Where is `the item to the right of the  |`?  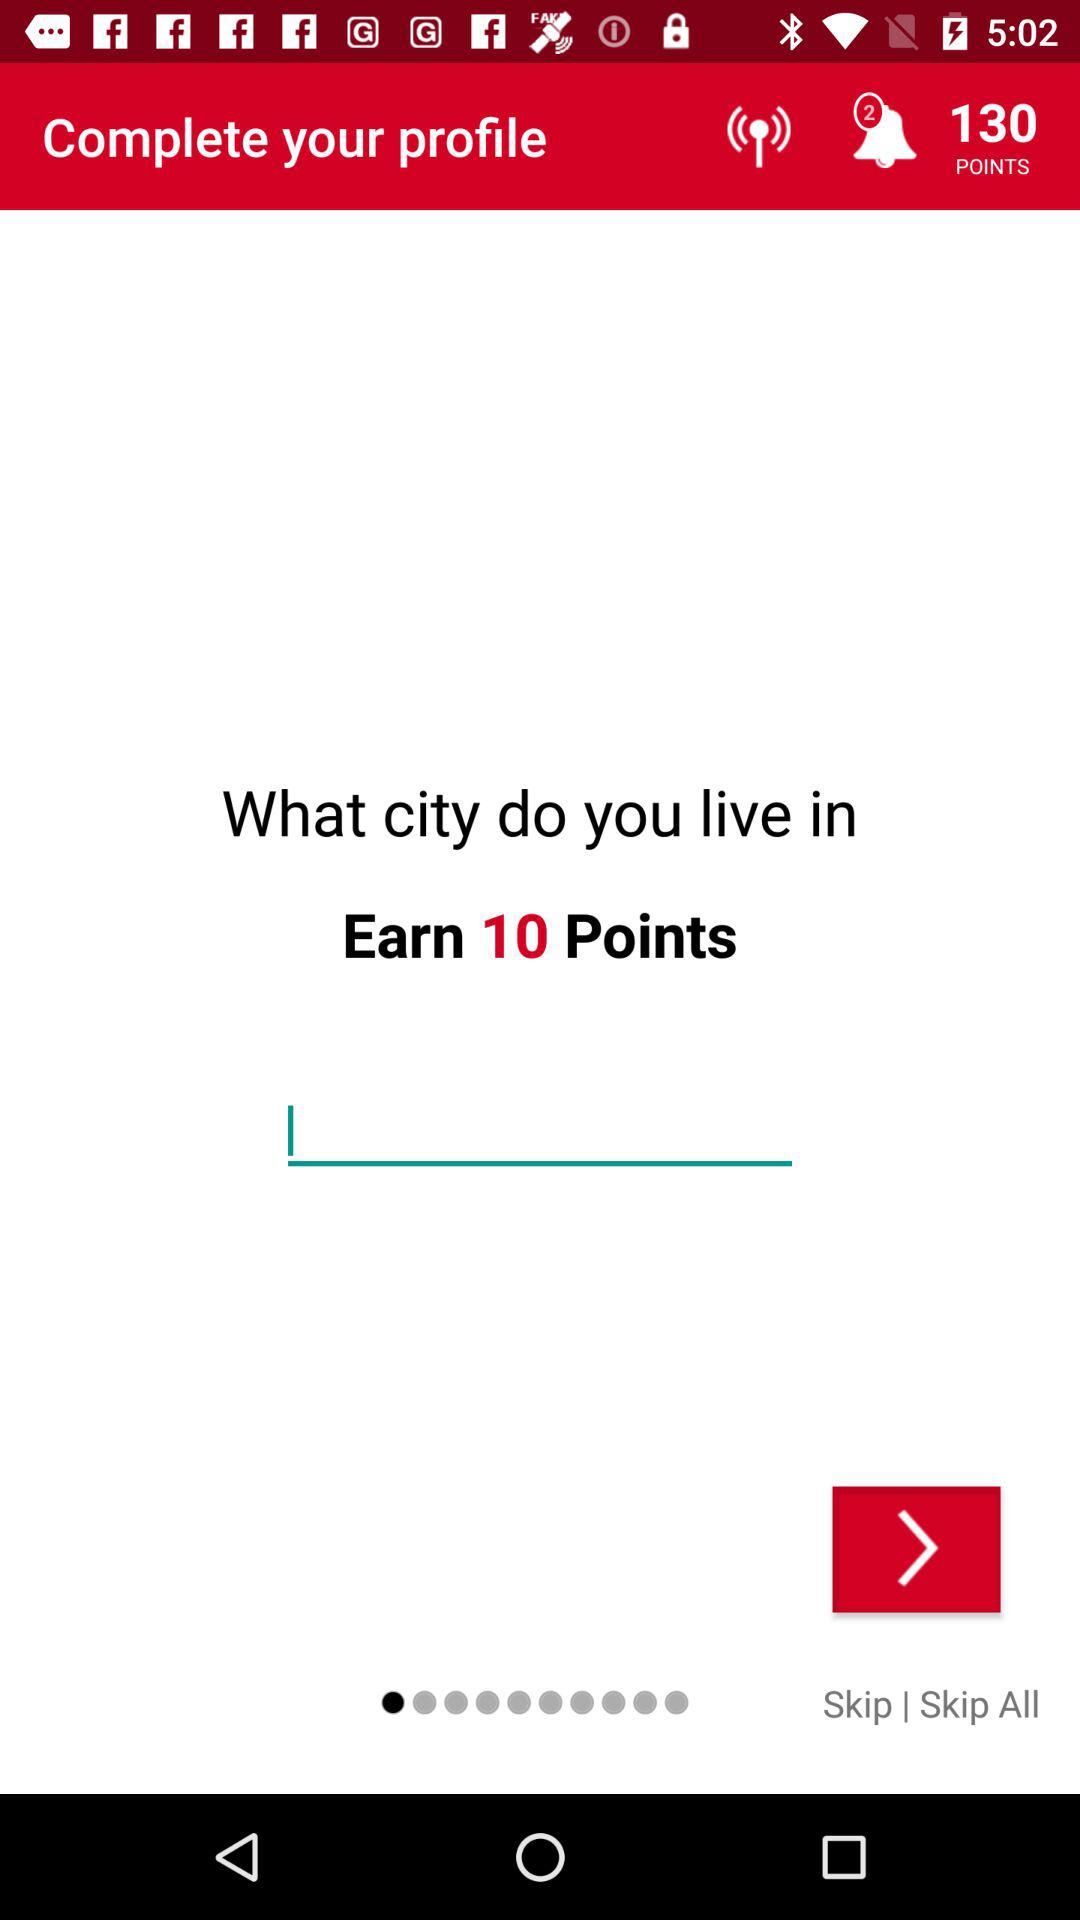 the item to the right of the  | is located at coordinates (978, 1702).